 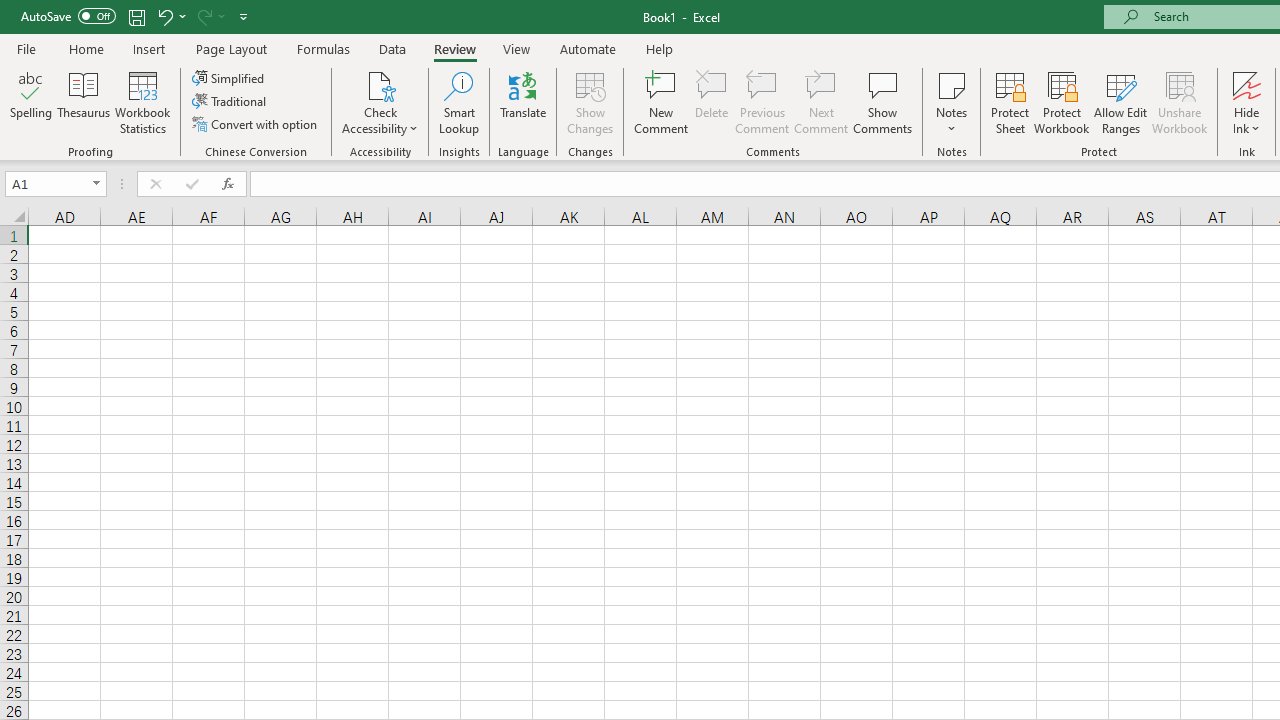 What do you see at coordinates (1060, 103) in the screenshot?
I see `'Protect Workbook...'` at bounding box center [1060, 103].